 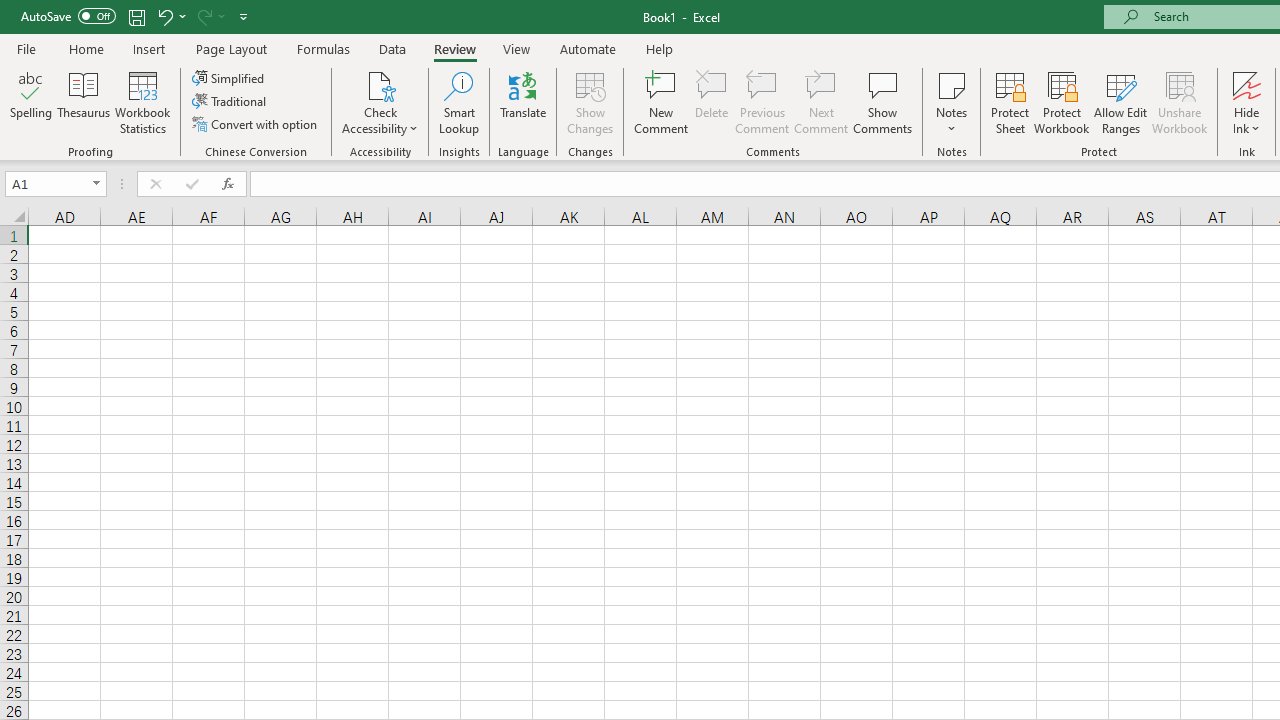 What do you see at coordinates (1060, 103) in the screenshot?
I see `'Protect Workbook...'` at bounding box center [1060, 103].